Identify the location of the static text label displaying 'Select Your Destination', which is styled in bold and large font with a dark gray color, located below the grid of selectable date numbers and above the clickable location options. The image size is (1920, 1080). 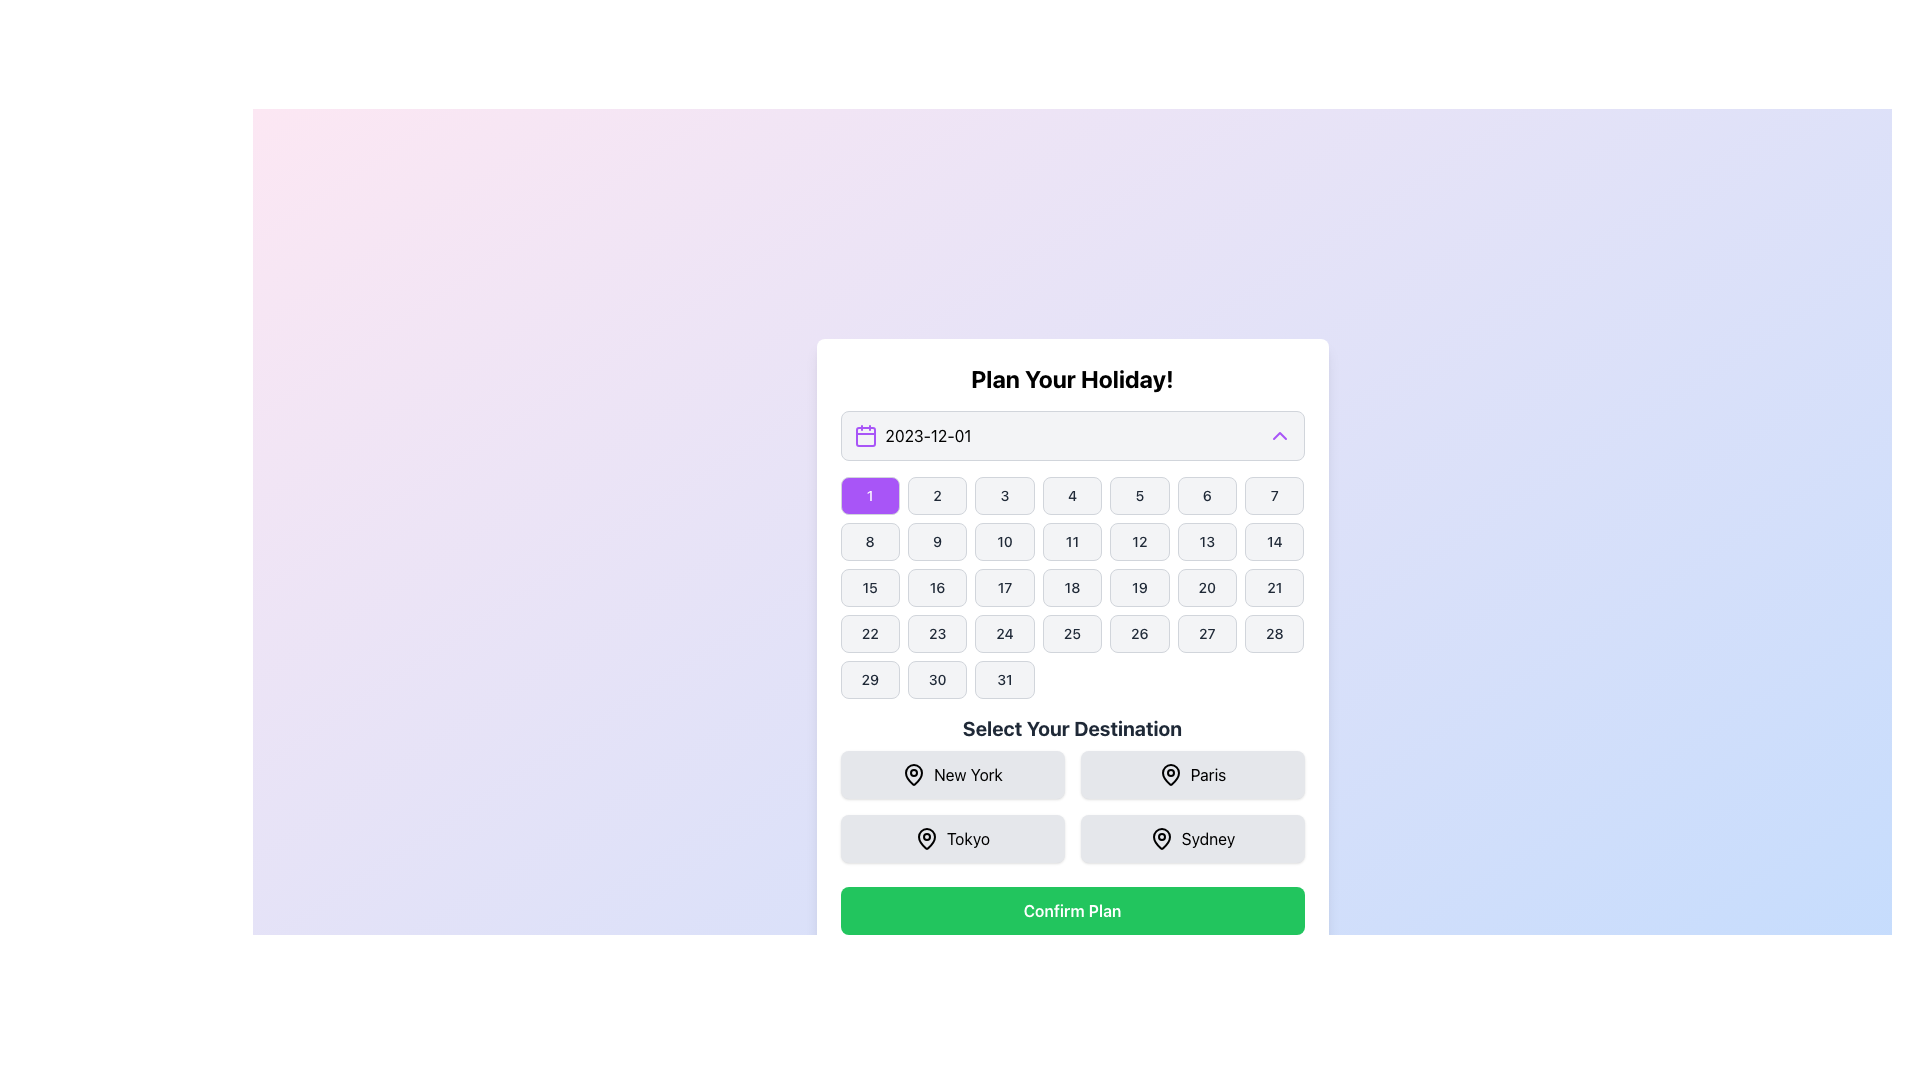
(1071, 729).